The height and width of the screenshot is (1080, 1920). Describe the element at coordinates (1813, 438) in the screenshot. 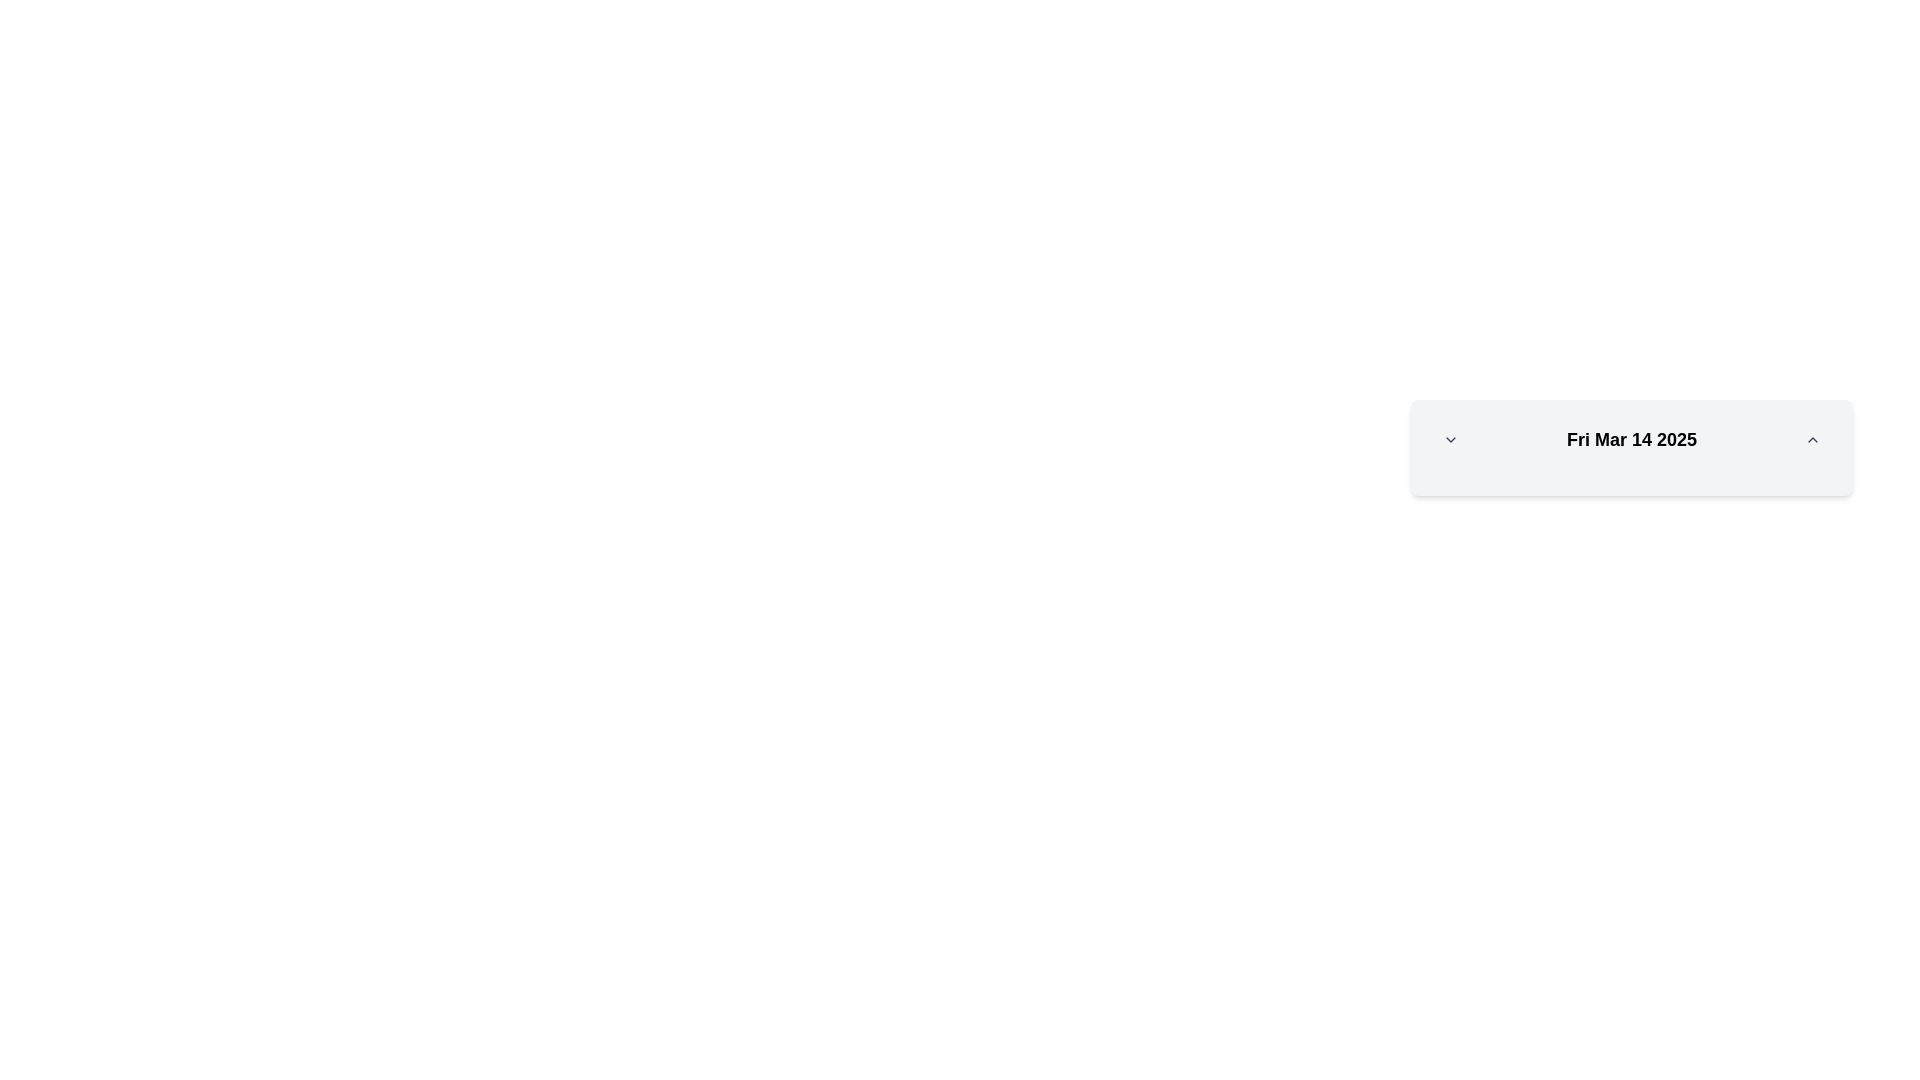

I see `the small upward-pointing chevron icon styled in gray, located at the far right of the horizontal bar containing the date 'Fri Mar 14 2025'` at that location.